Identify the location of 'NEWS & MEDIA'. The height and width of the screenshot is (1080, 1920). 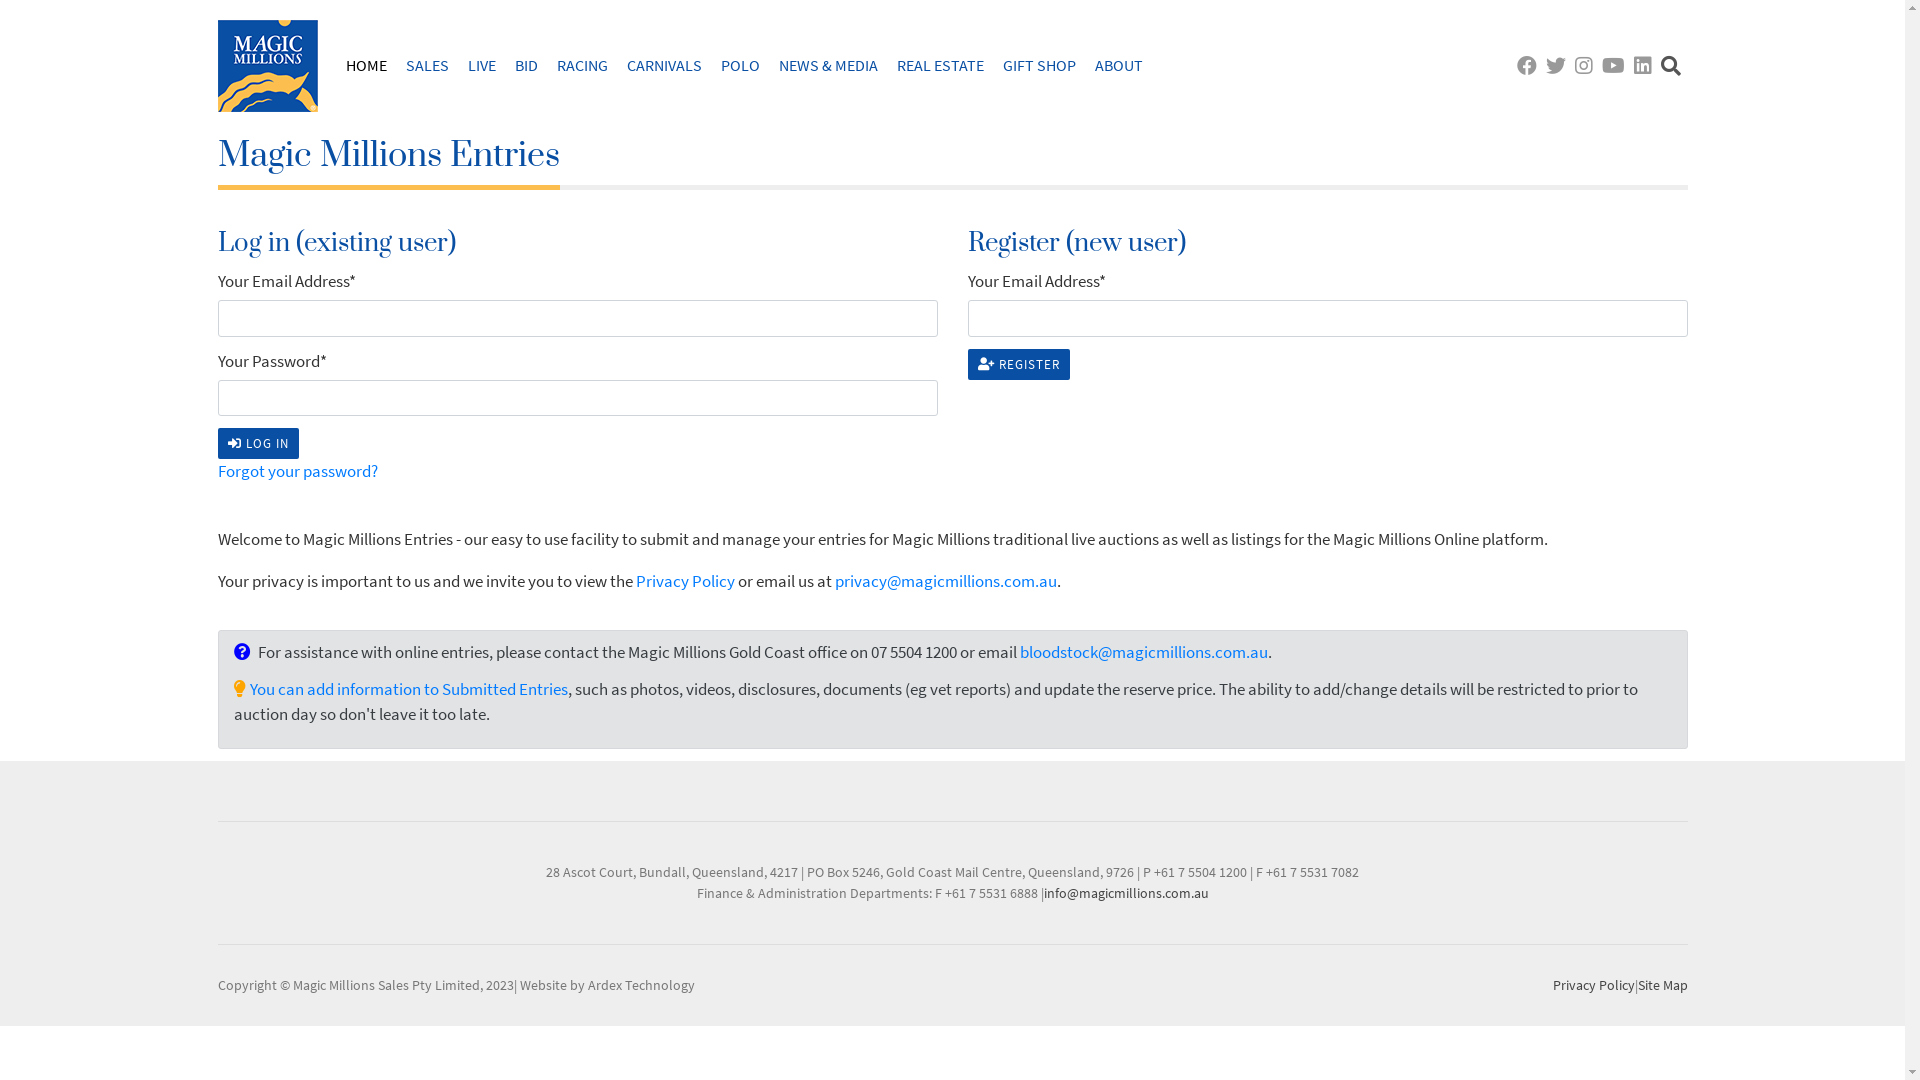
(827, 64).